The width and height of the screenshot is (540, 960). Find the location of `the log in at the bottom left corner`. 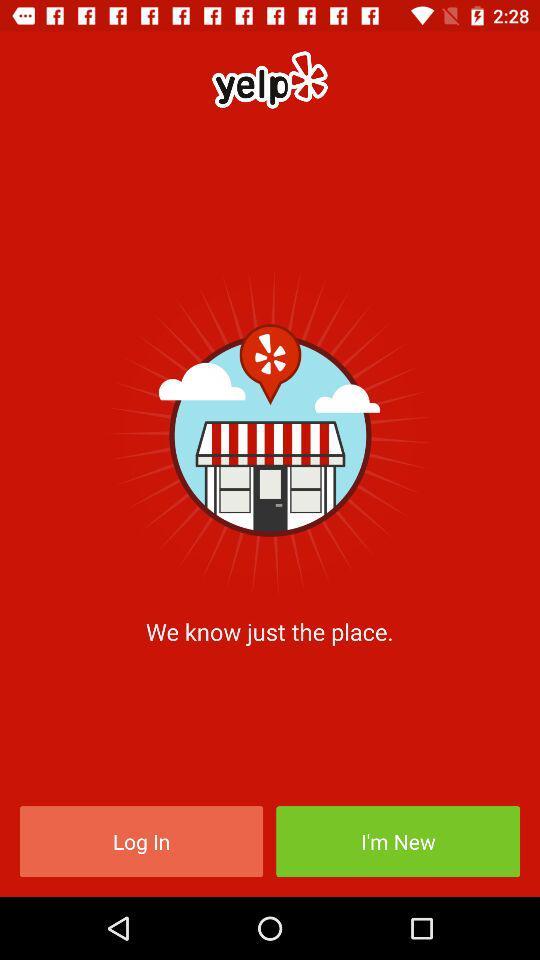

the log in at the bottom left corner is located at coordinates (140, 840).